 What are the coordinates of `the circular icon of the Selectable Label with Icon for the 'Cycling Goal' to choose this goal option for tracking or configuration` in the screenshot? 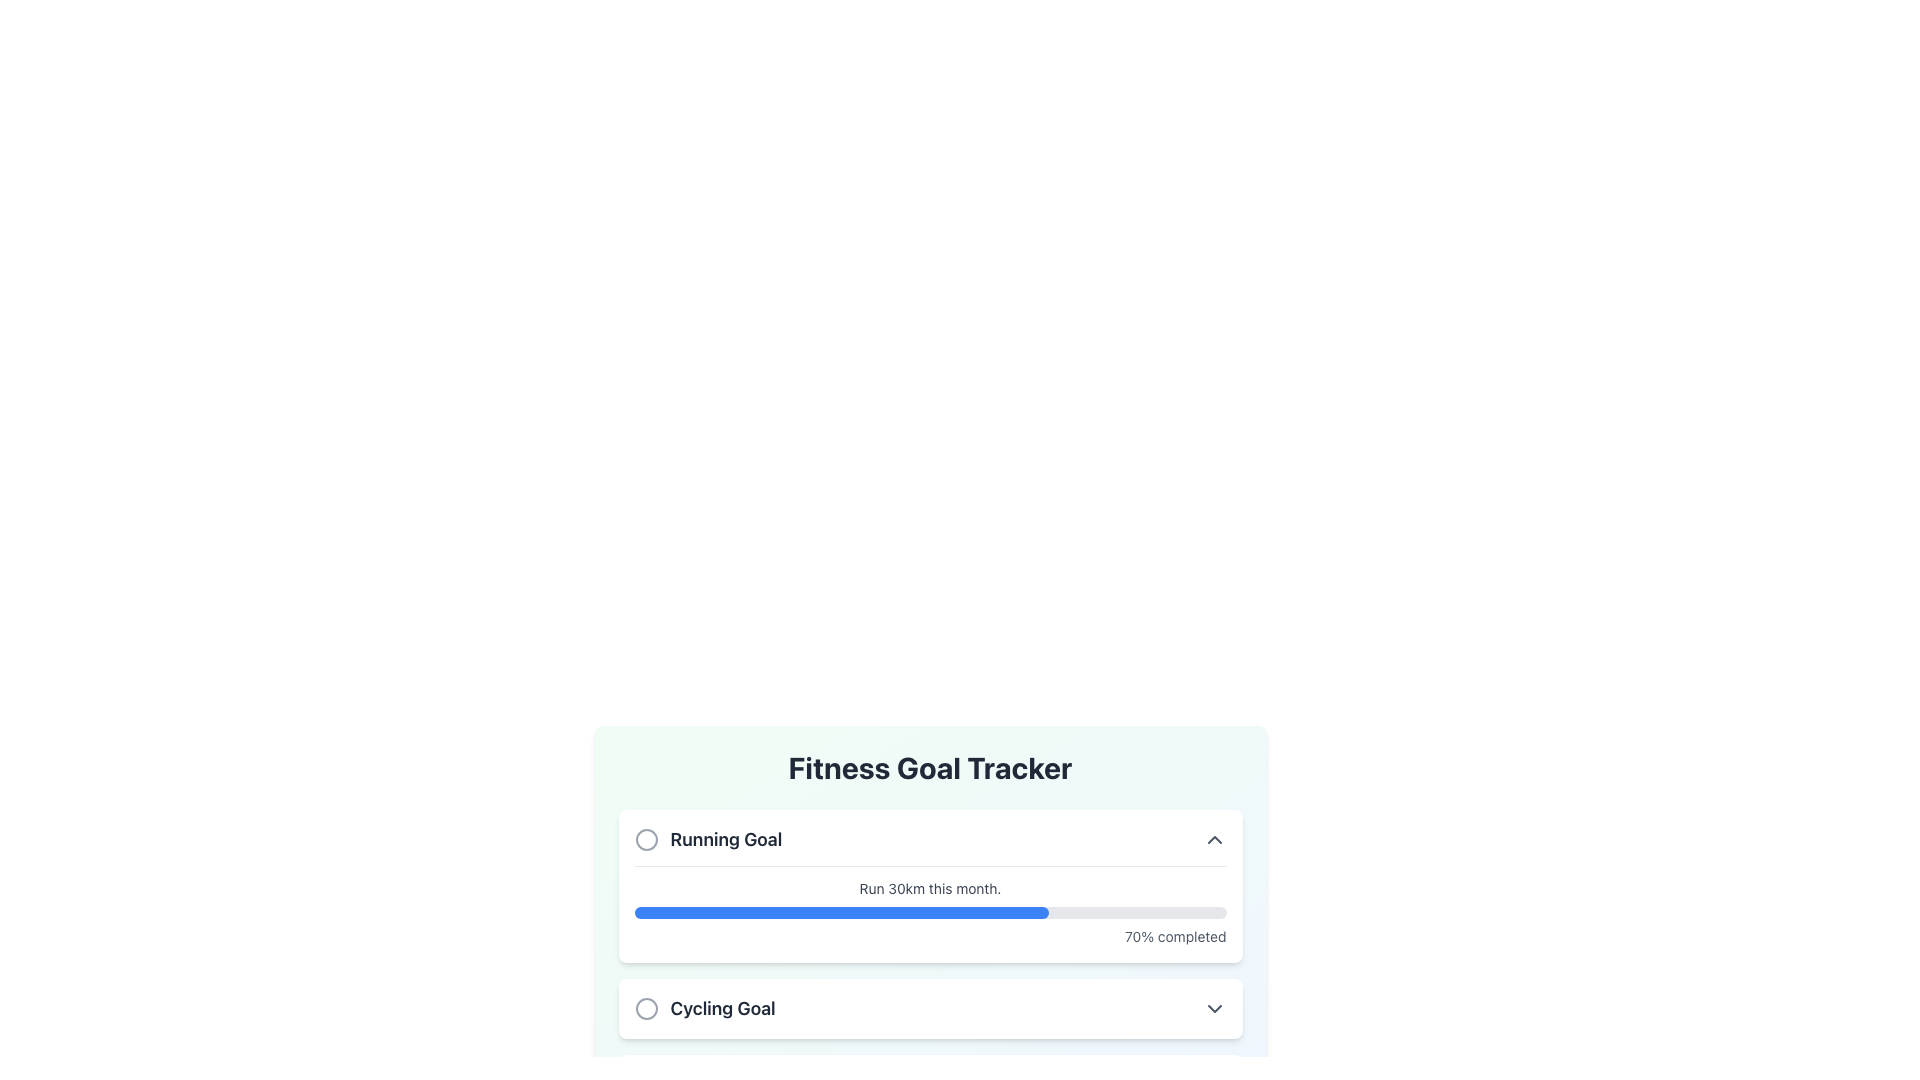 It's located at (705, 1009).